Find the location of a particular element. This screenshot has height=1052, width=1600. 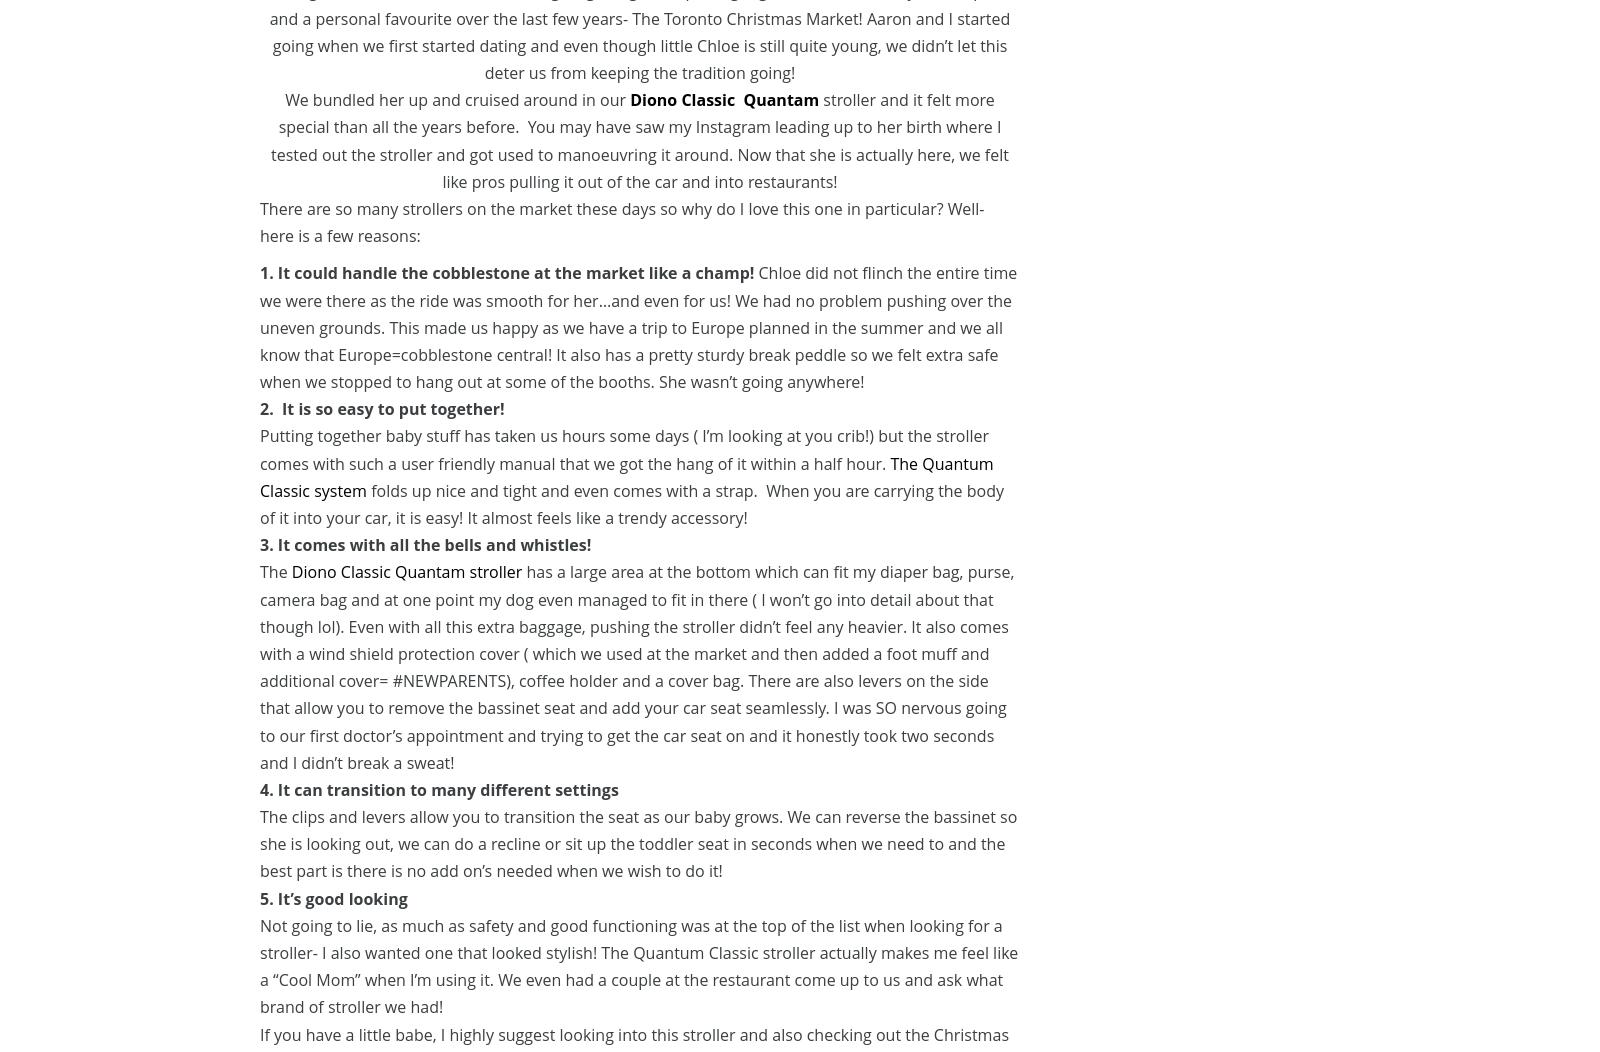

'5. It’s good looking' is located at coordinates (333, 897).